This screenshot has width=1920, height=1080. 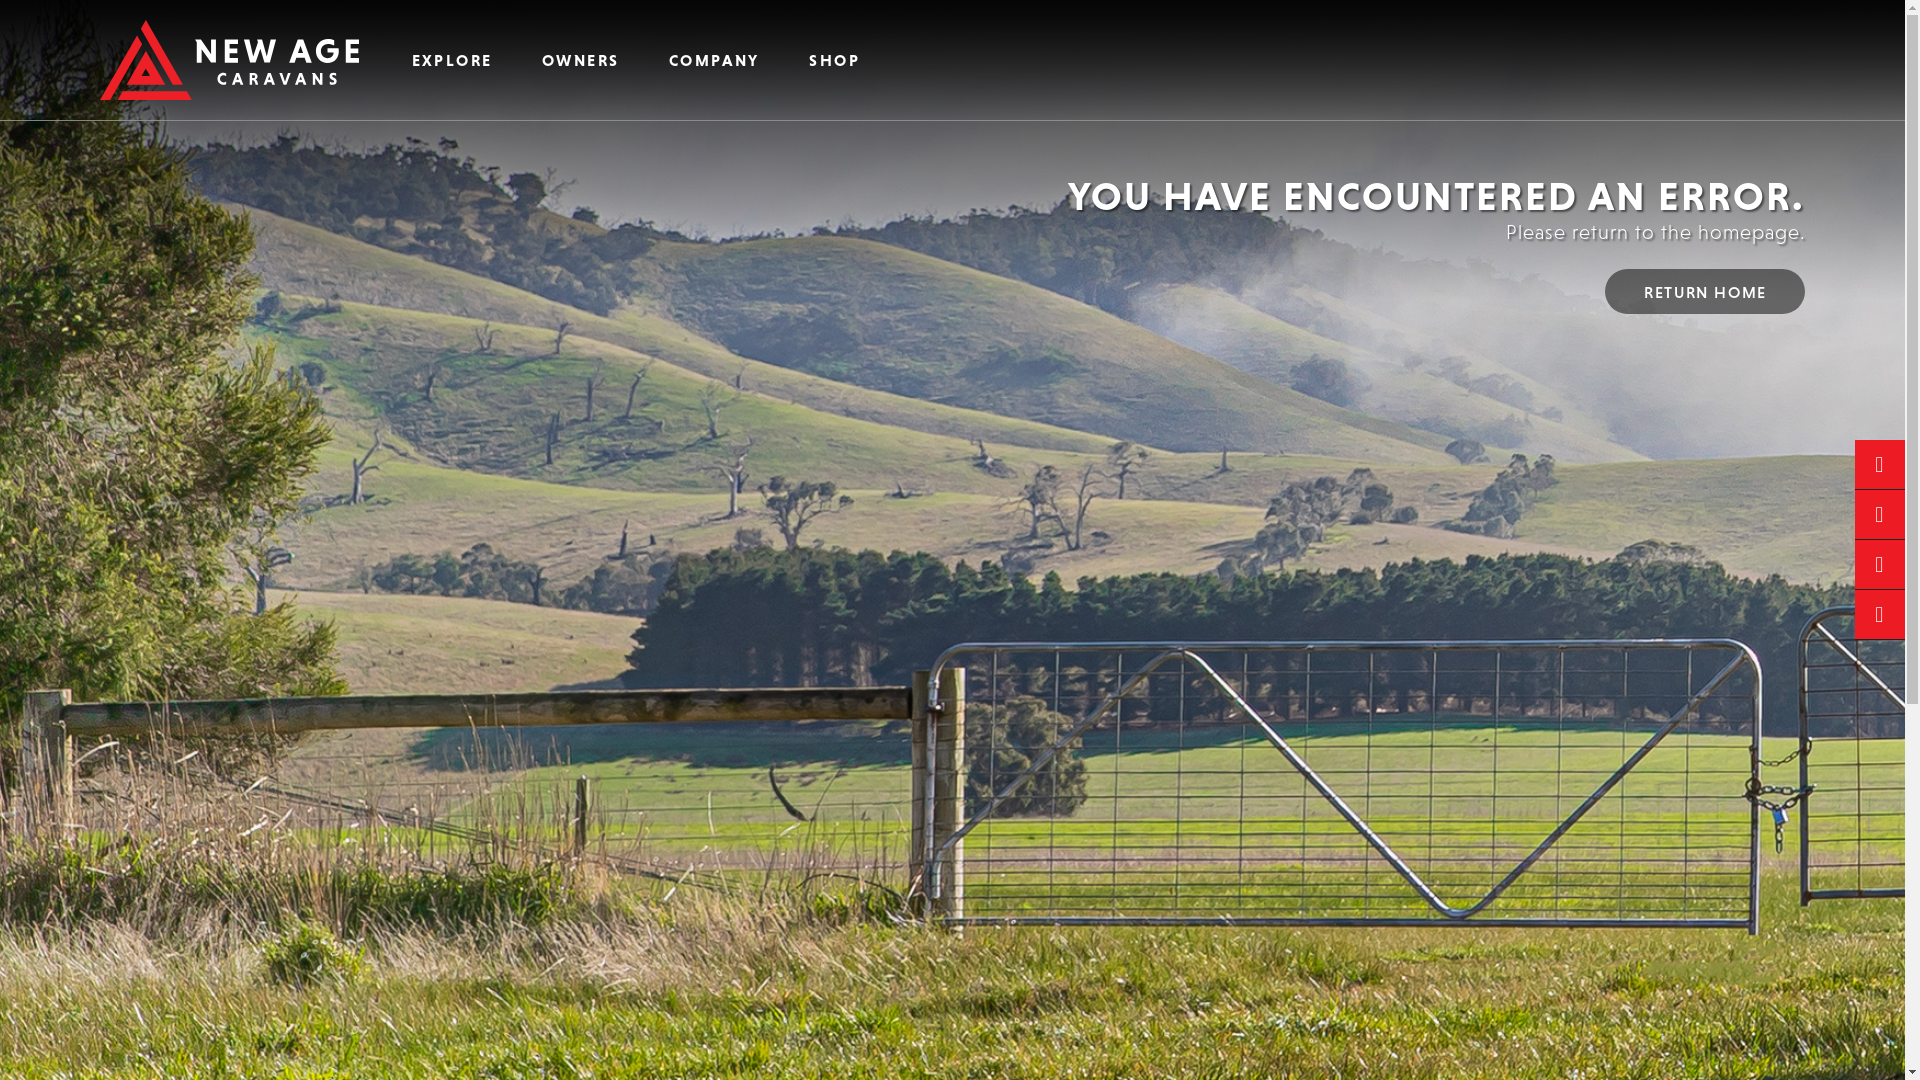 I want to click on 'SHOP', so click(x=835, y=59).